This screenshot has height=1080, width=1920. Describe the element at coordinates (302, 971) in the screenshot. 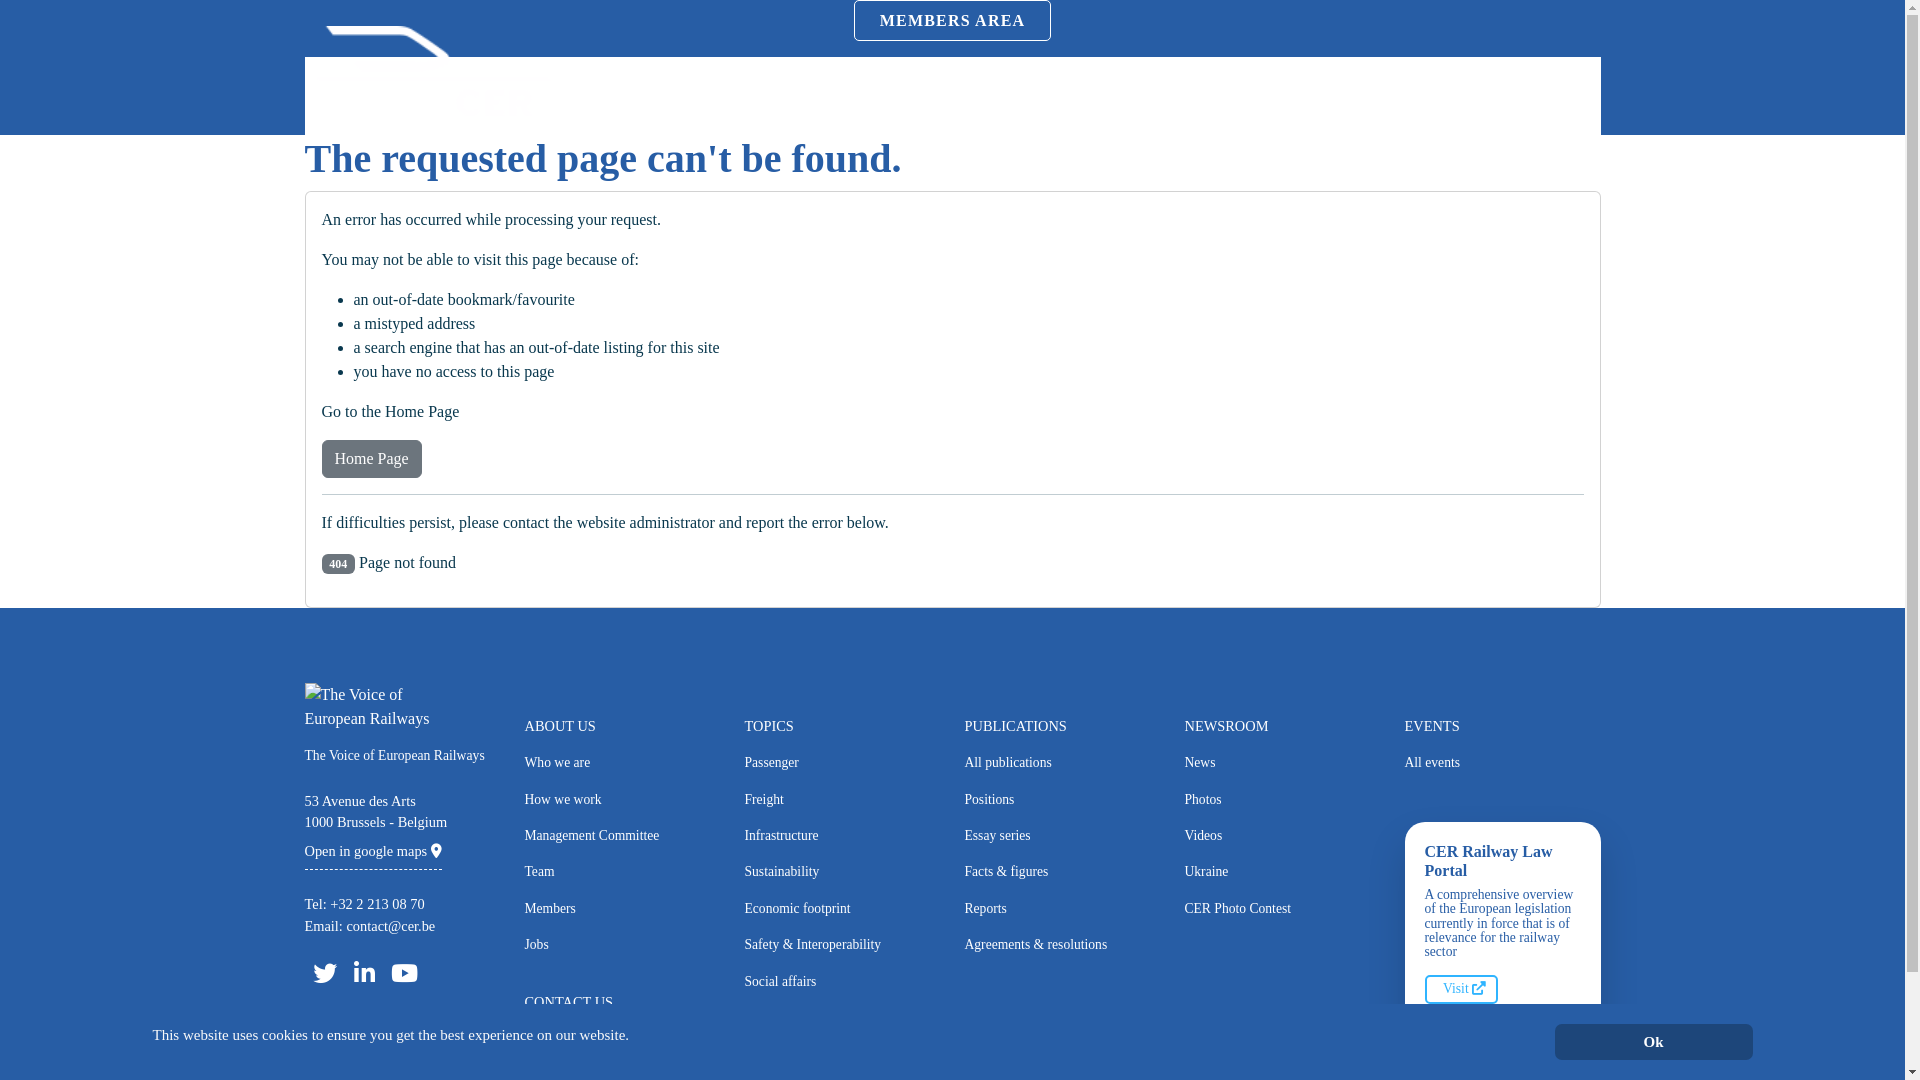

I see `'e.dso twitter'` at that location.